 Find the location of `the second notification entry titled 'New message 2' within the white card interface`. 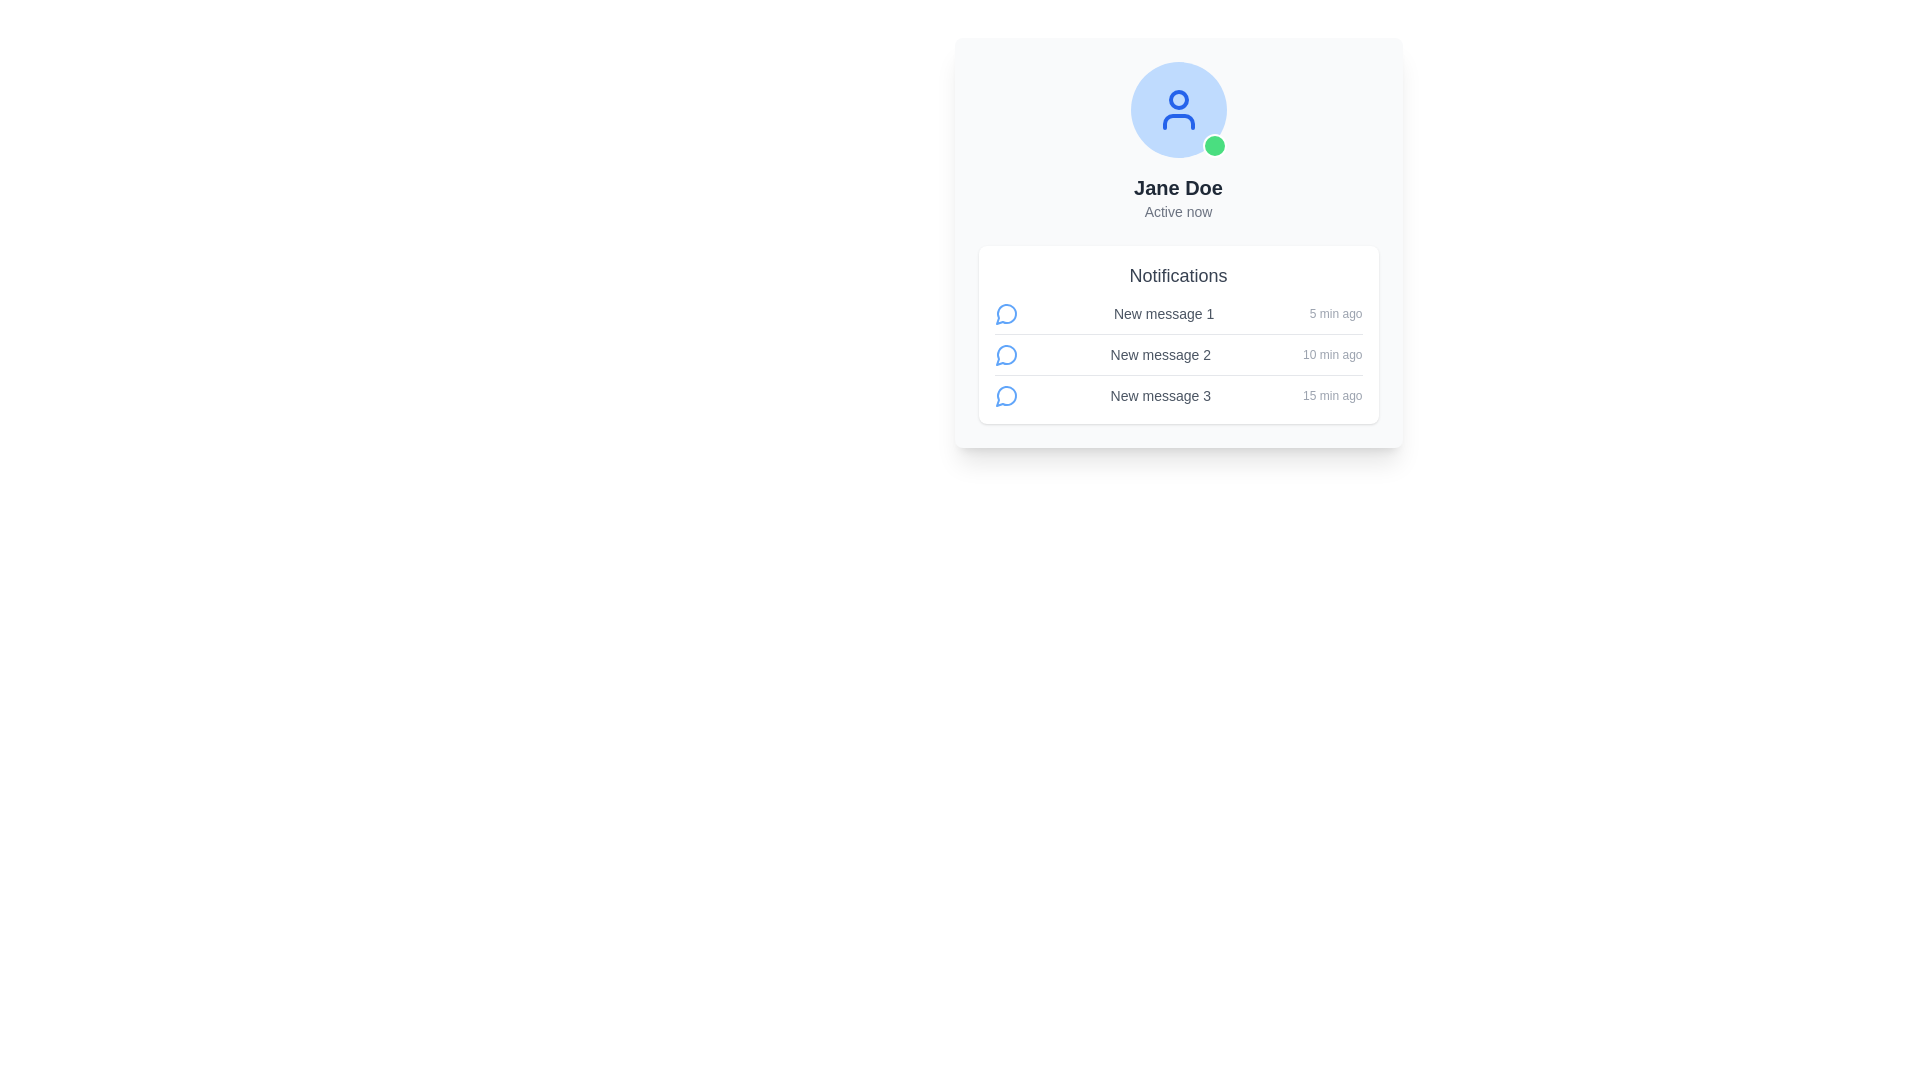

the second notification entry titled 'New message 2' within the white card interface is located at coordinates (1178, 353).